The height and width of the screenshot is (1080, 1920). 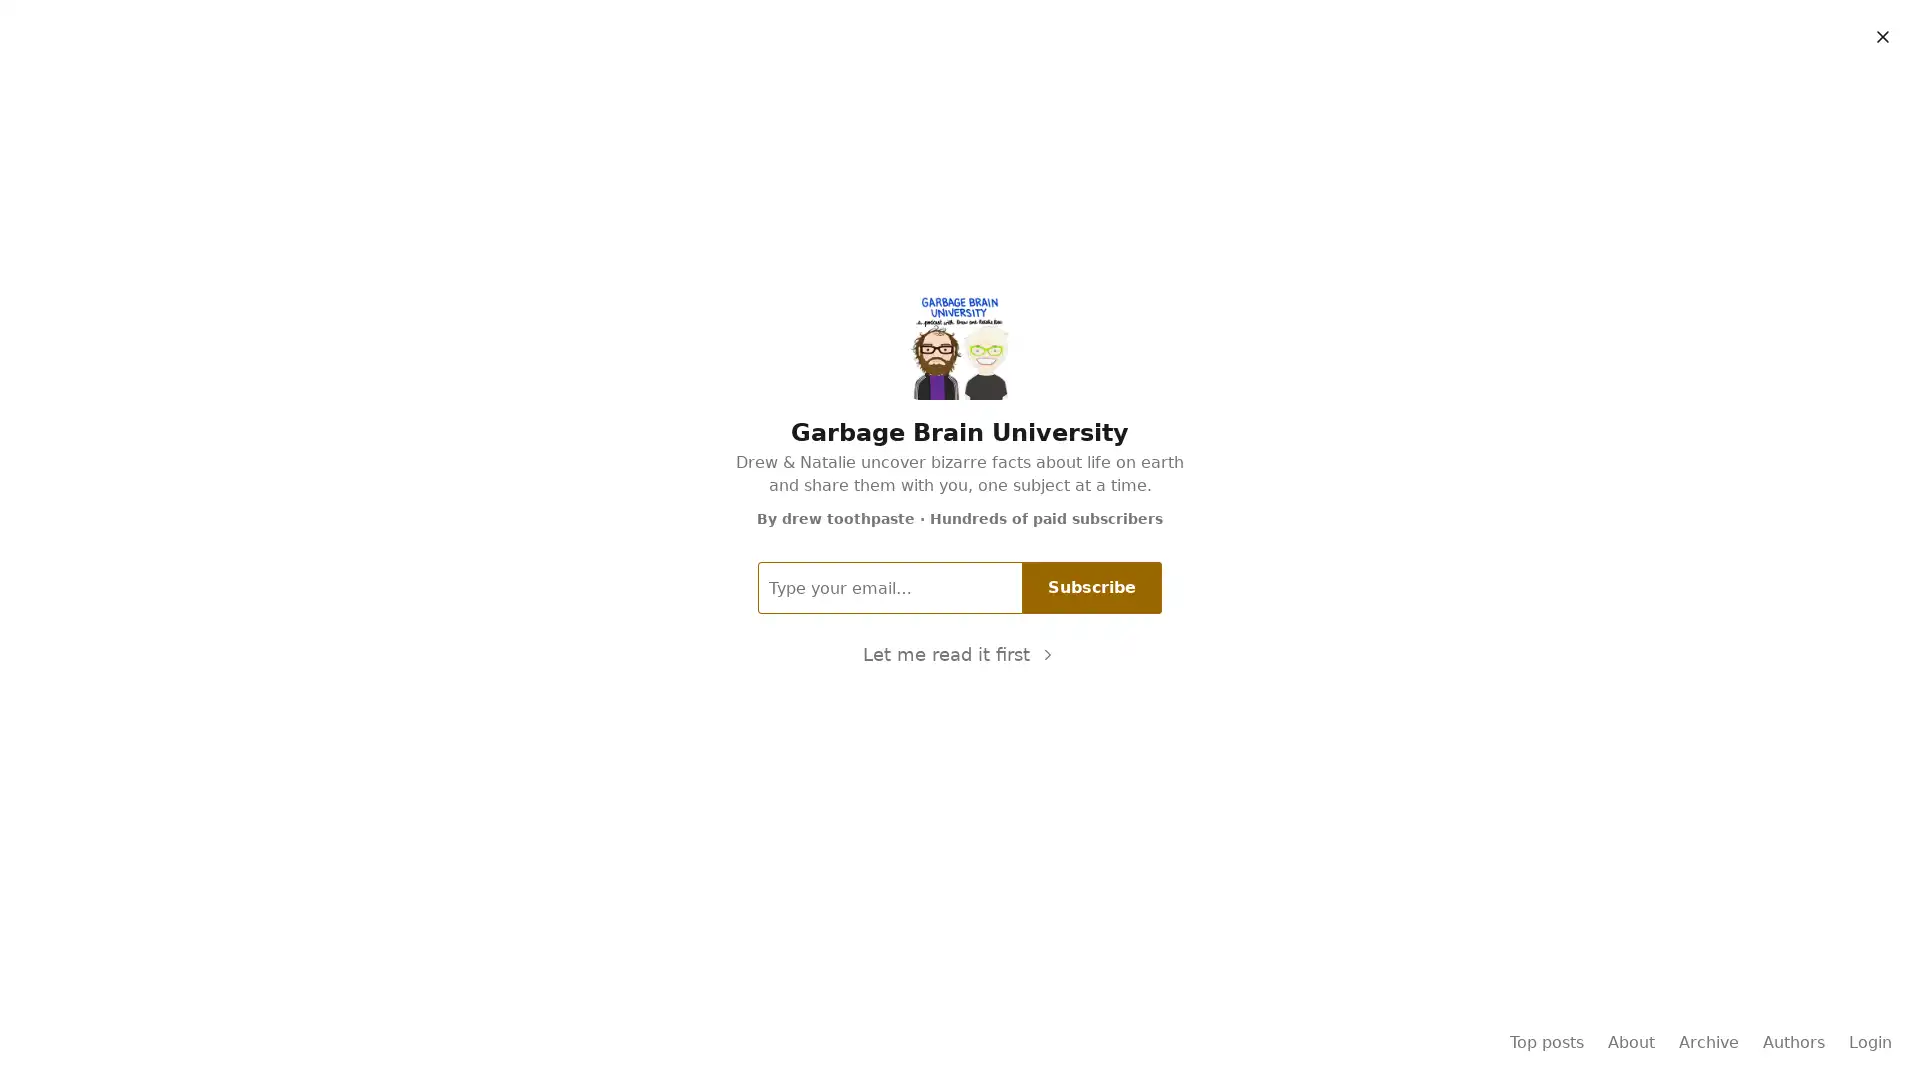 What do you see at coordinates (1033, 87) in the screenshot?
I see `About` at bounding box center [1033, 87].